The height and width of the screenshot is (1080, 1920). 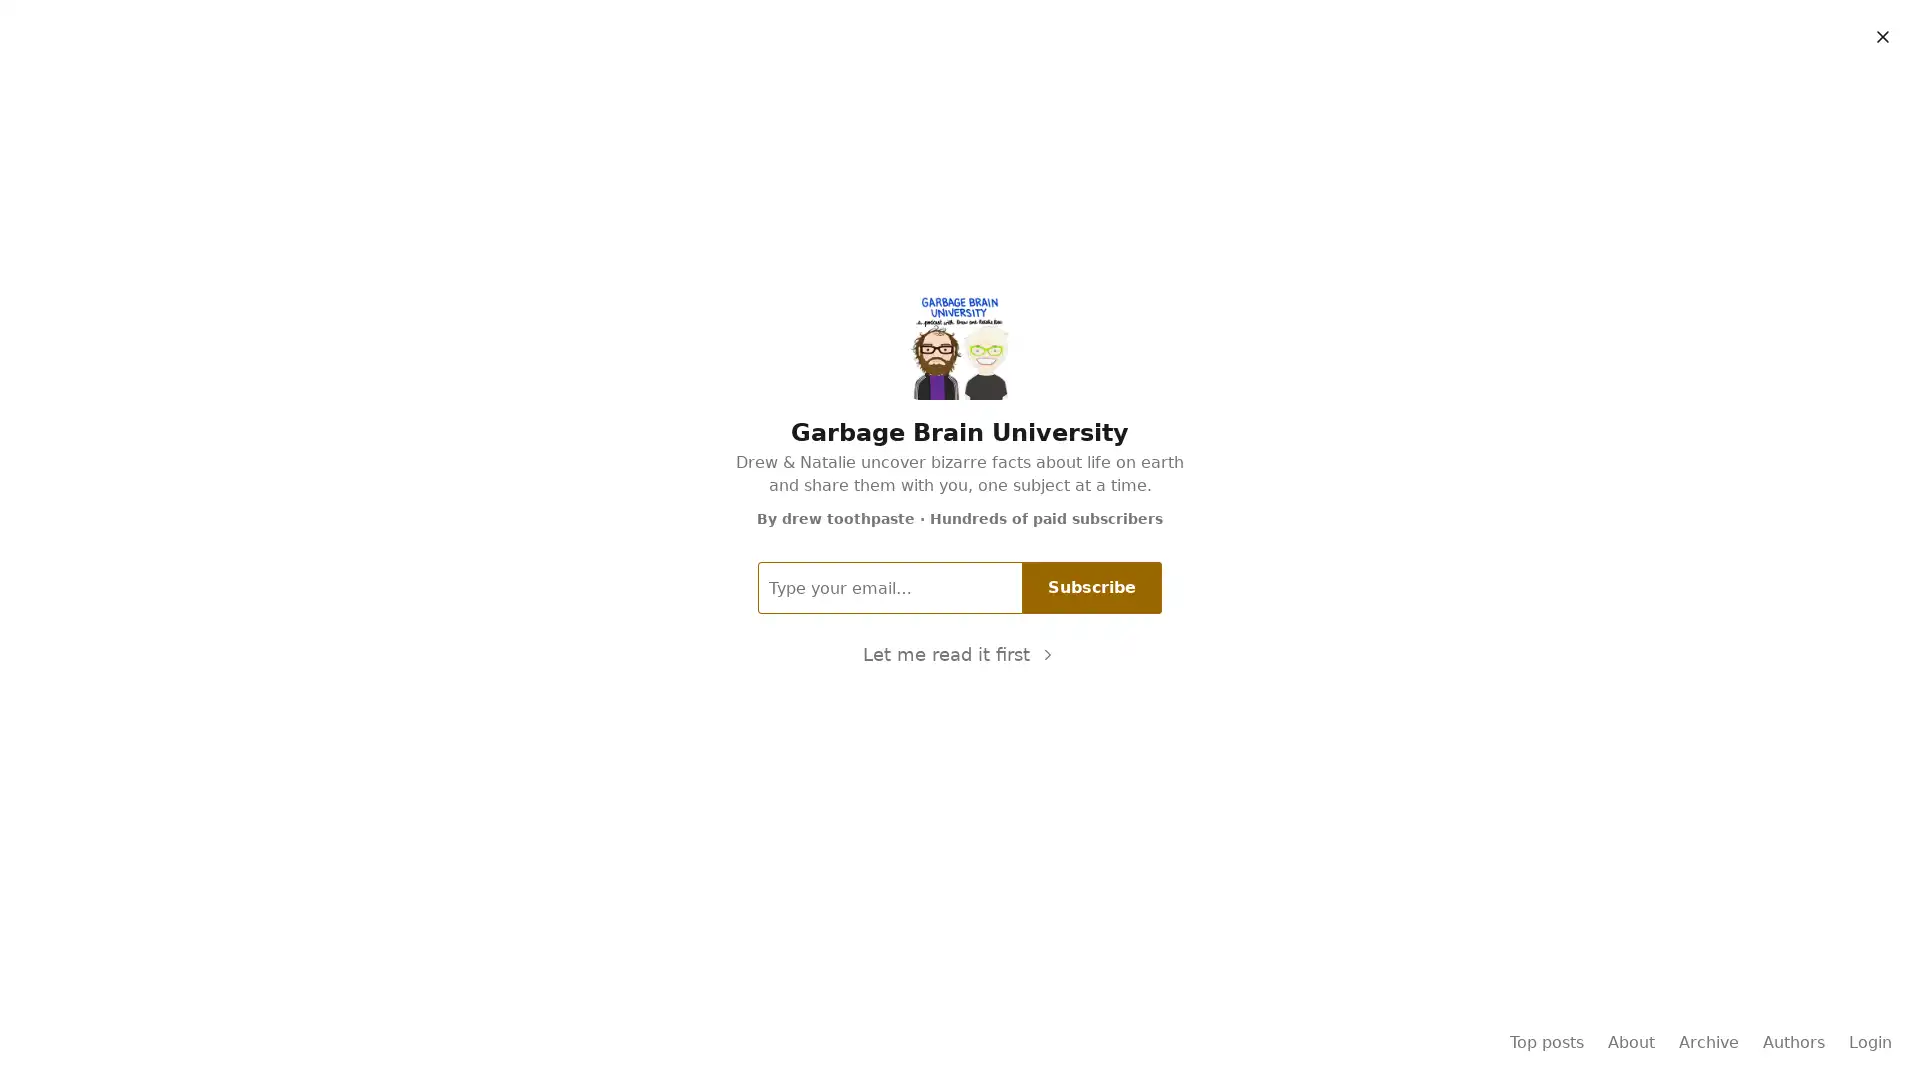 What do you see at coordinates (1033, 87) in the screenshot?
I see `About` at bounding box center [1033, 87].